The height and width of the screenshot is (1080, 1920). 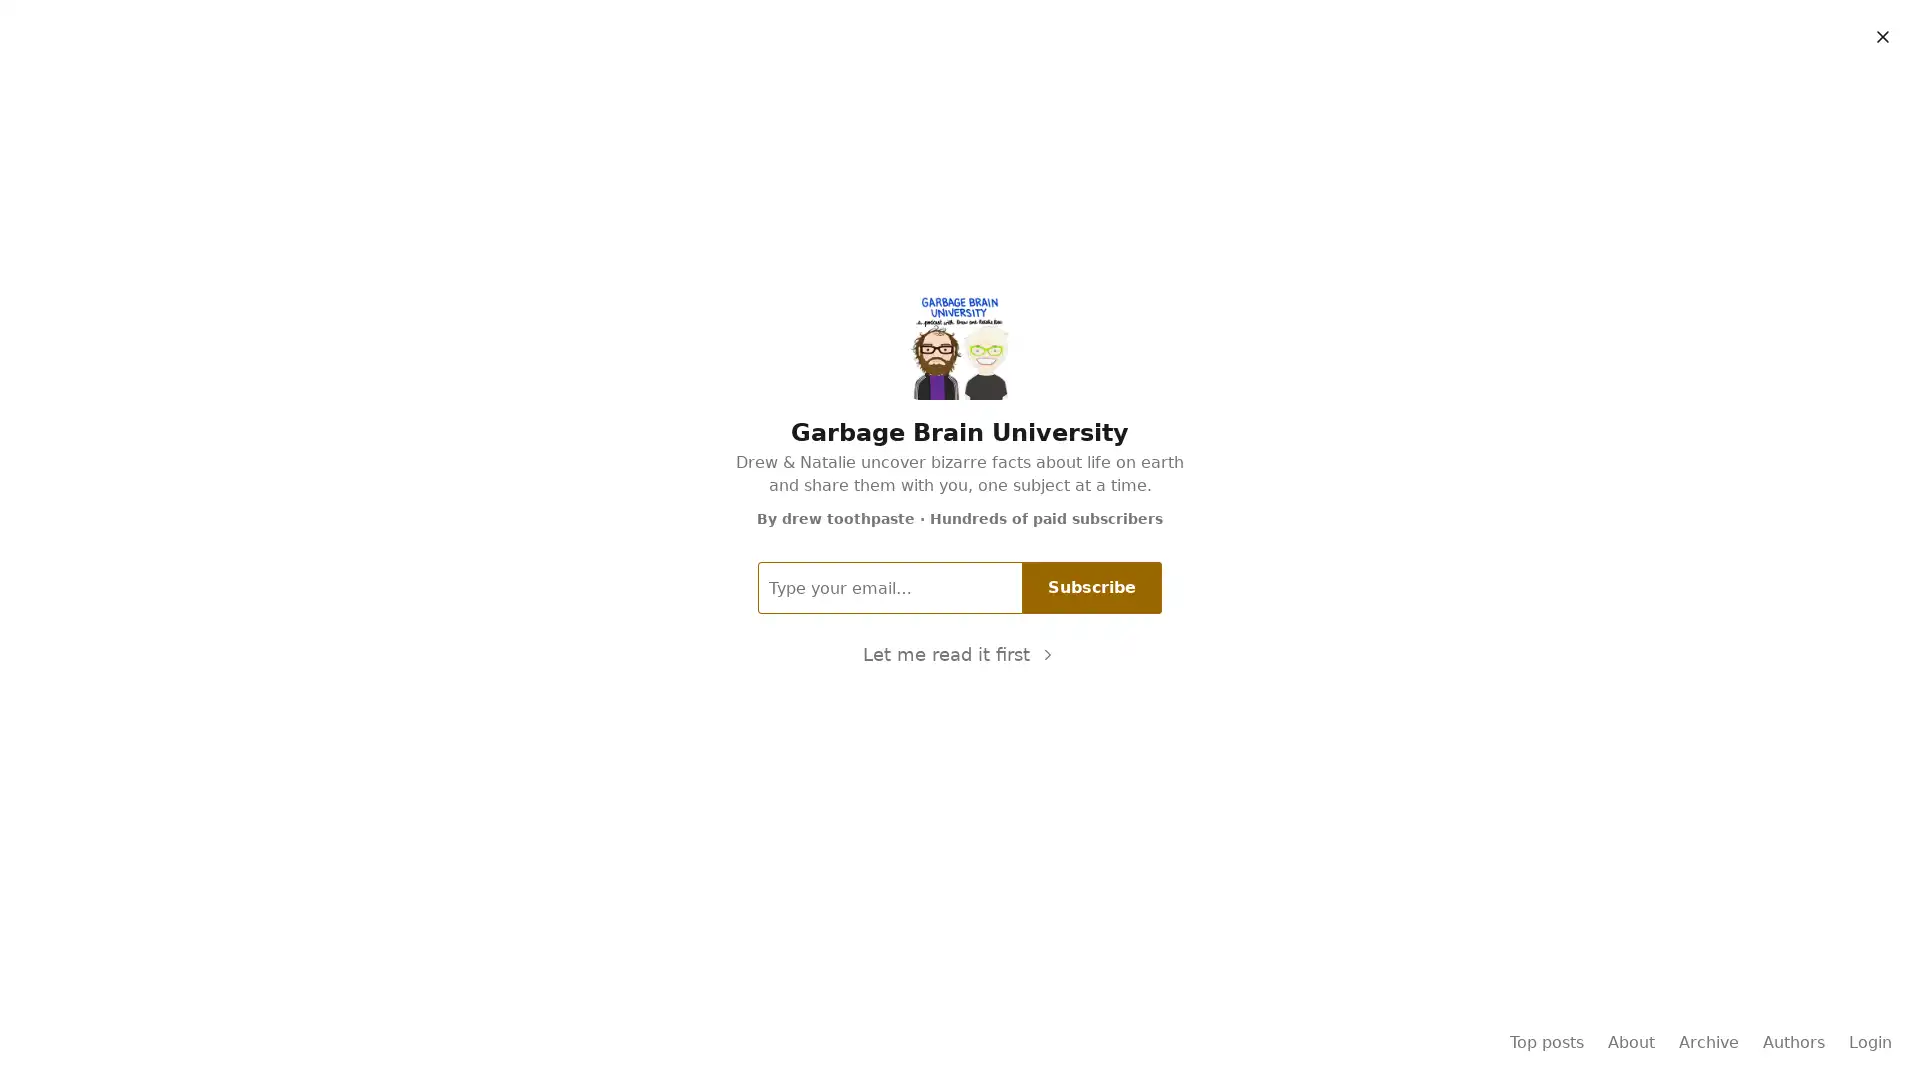 What do you see at coordinates (1033, 87) in the screenshot?
I see `About` at bounding box center [1033, 87].